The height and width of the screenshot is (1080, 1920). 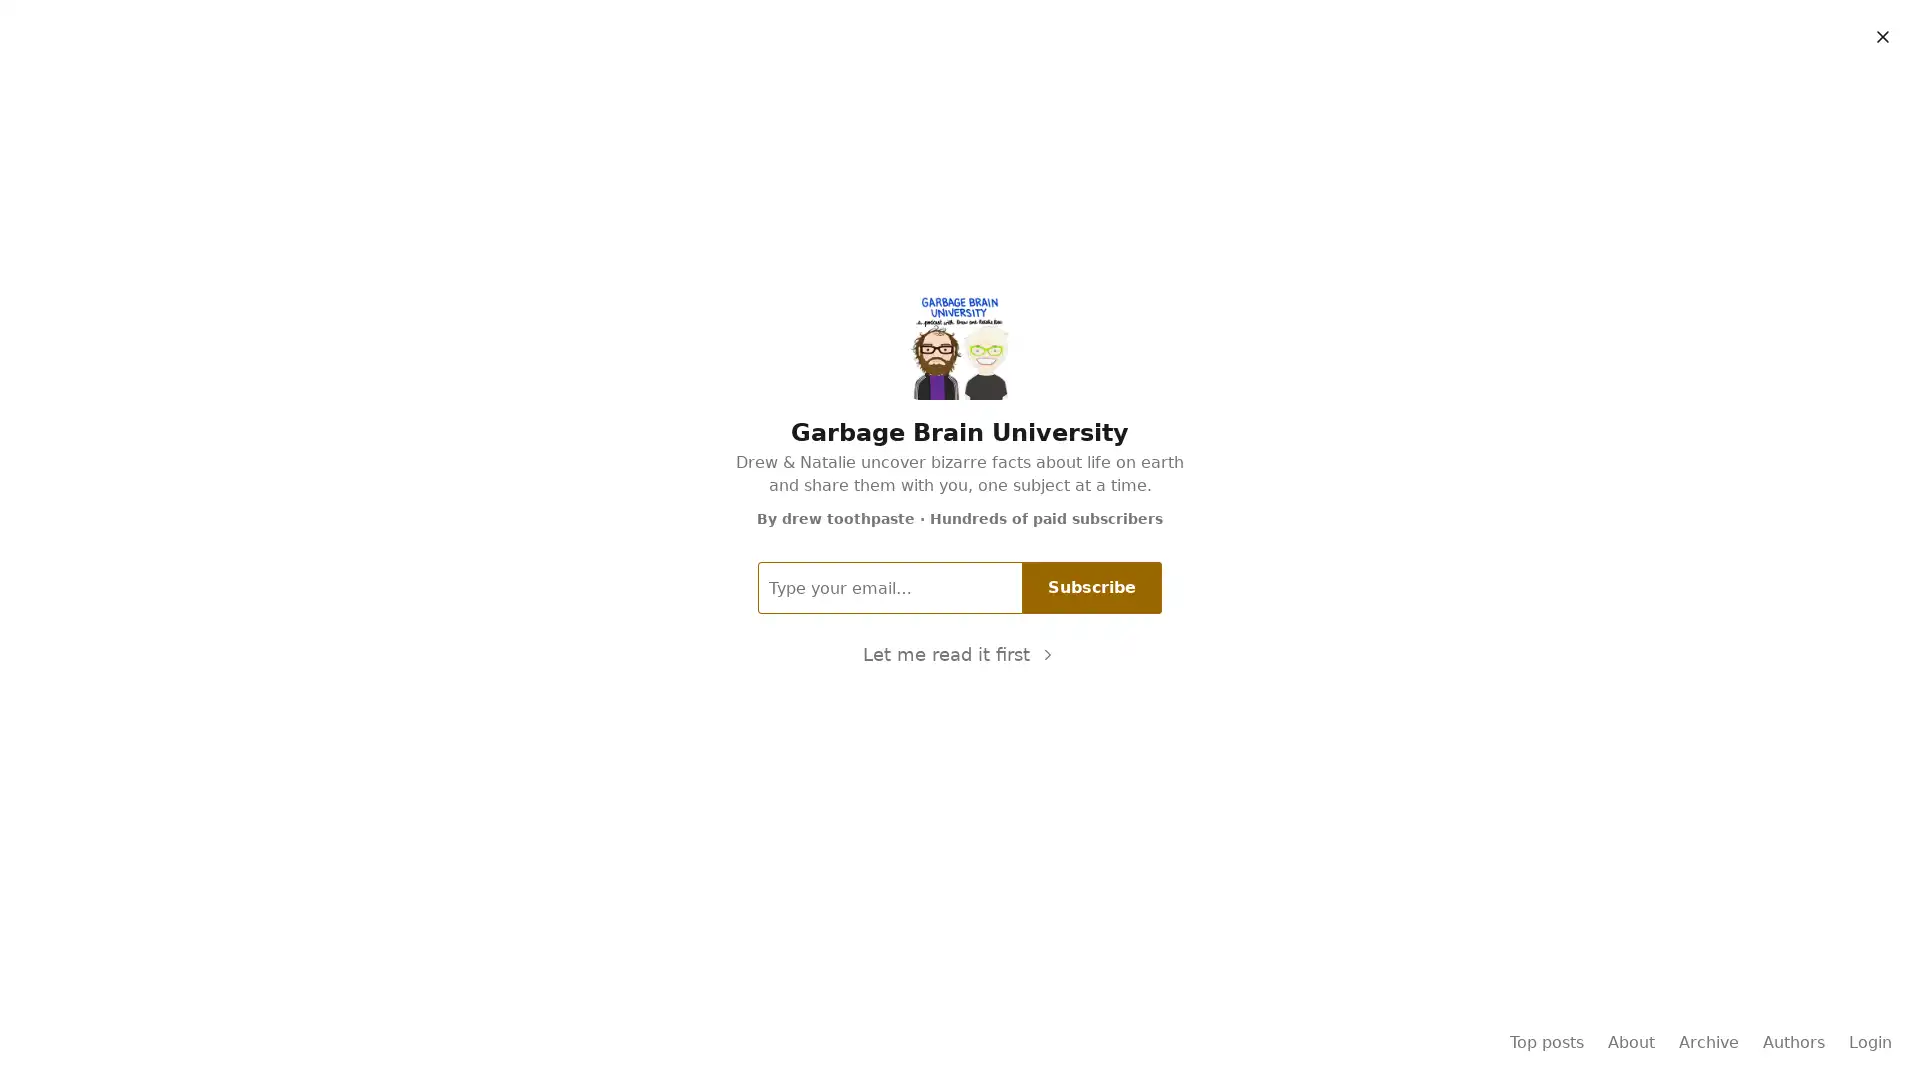 What do you see at coordinates (1033, 87) in the screenshot?
I see `About` at bounding box center [1033, 87].